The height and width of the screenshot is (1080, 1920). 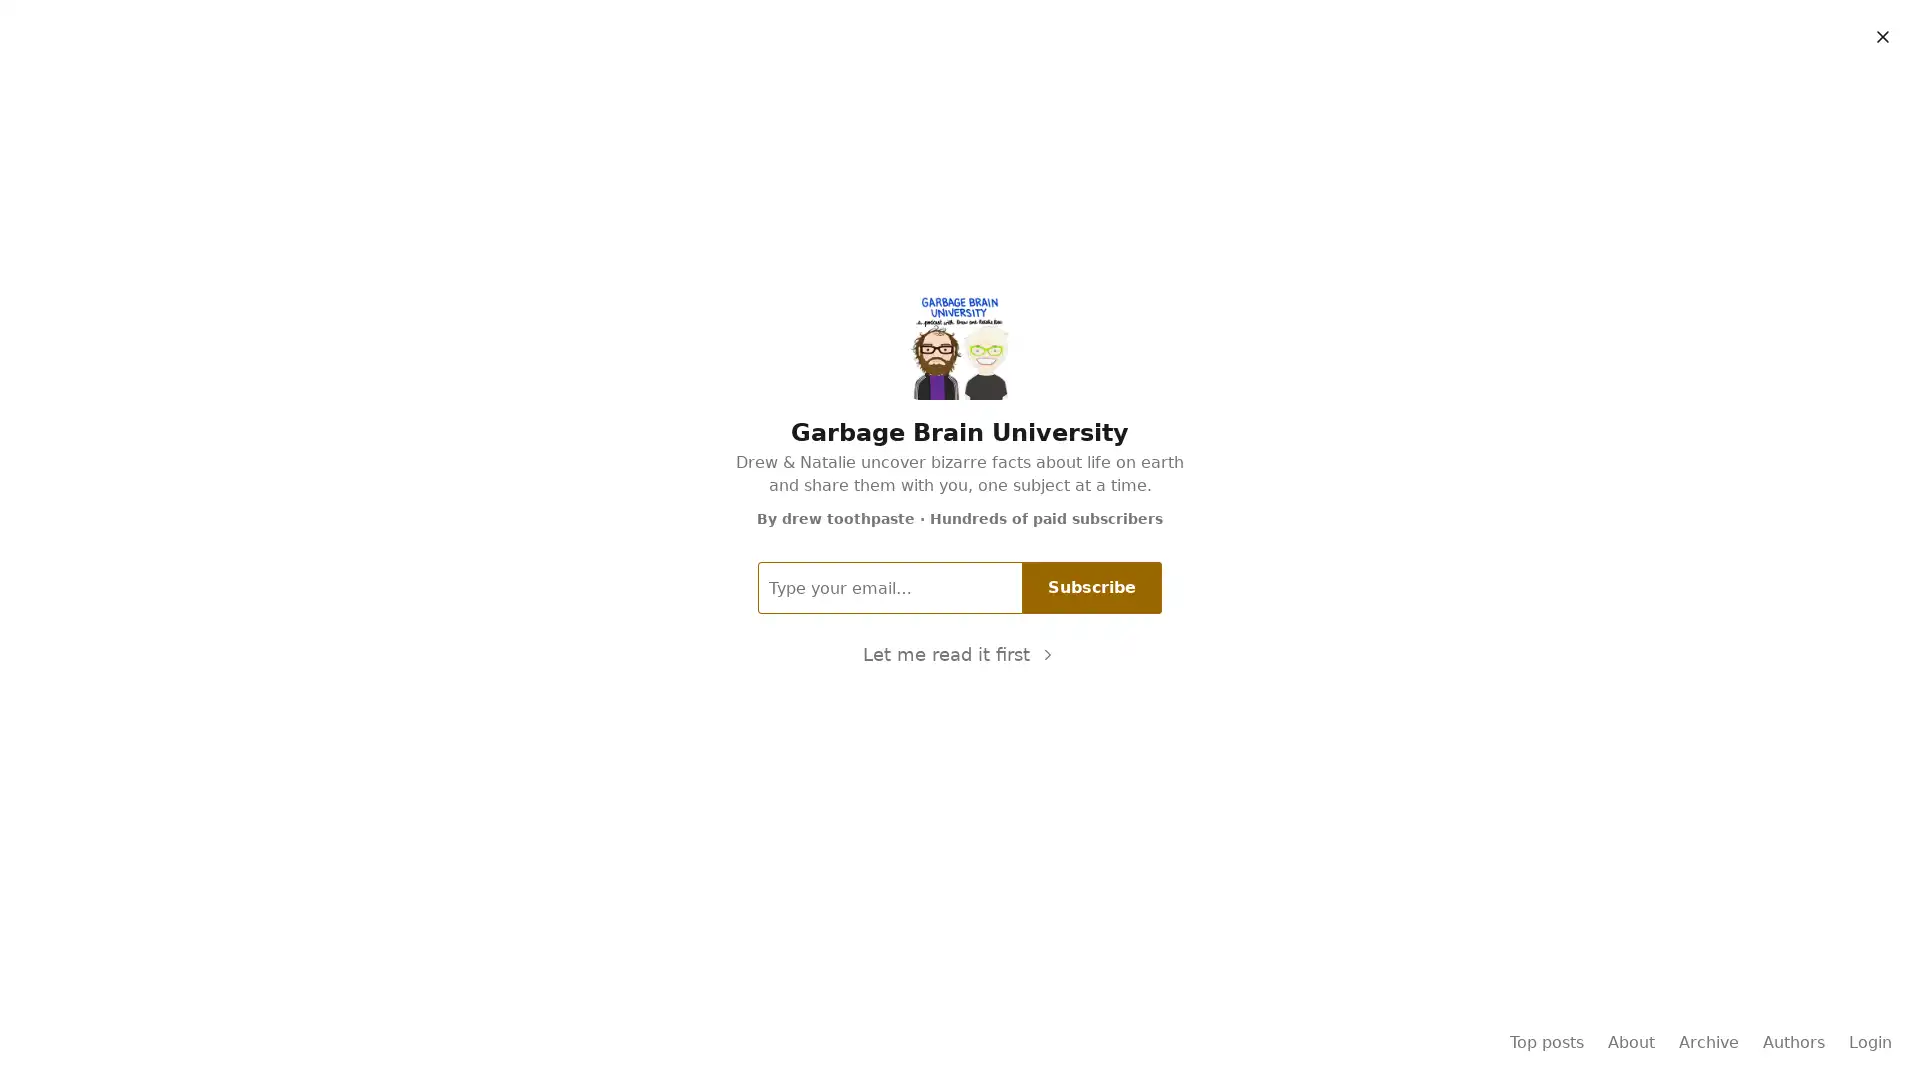 What do you see at coordinates (1033, 87) in the screenshot?
I see `About` at bounding box center [1033, 87].